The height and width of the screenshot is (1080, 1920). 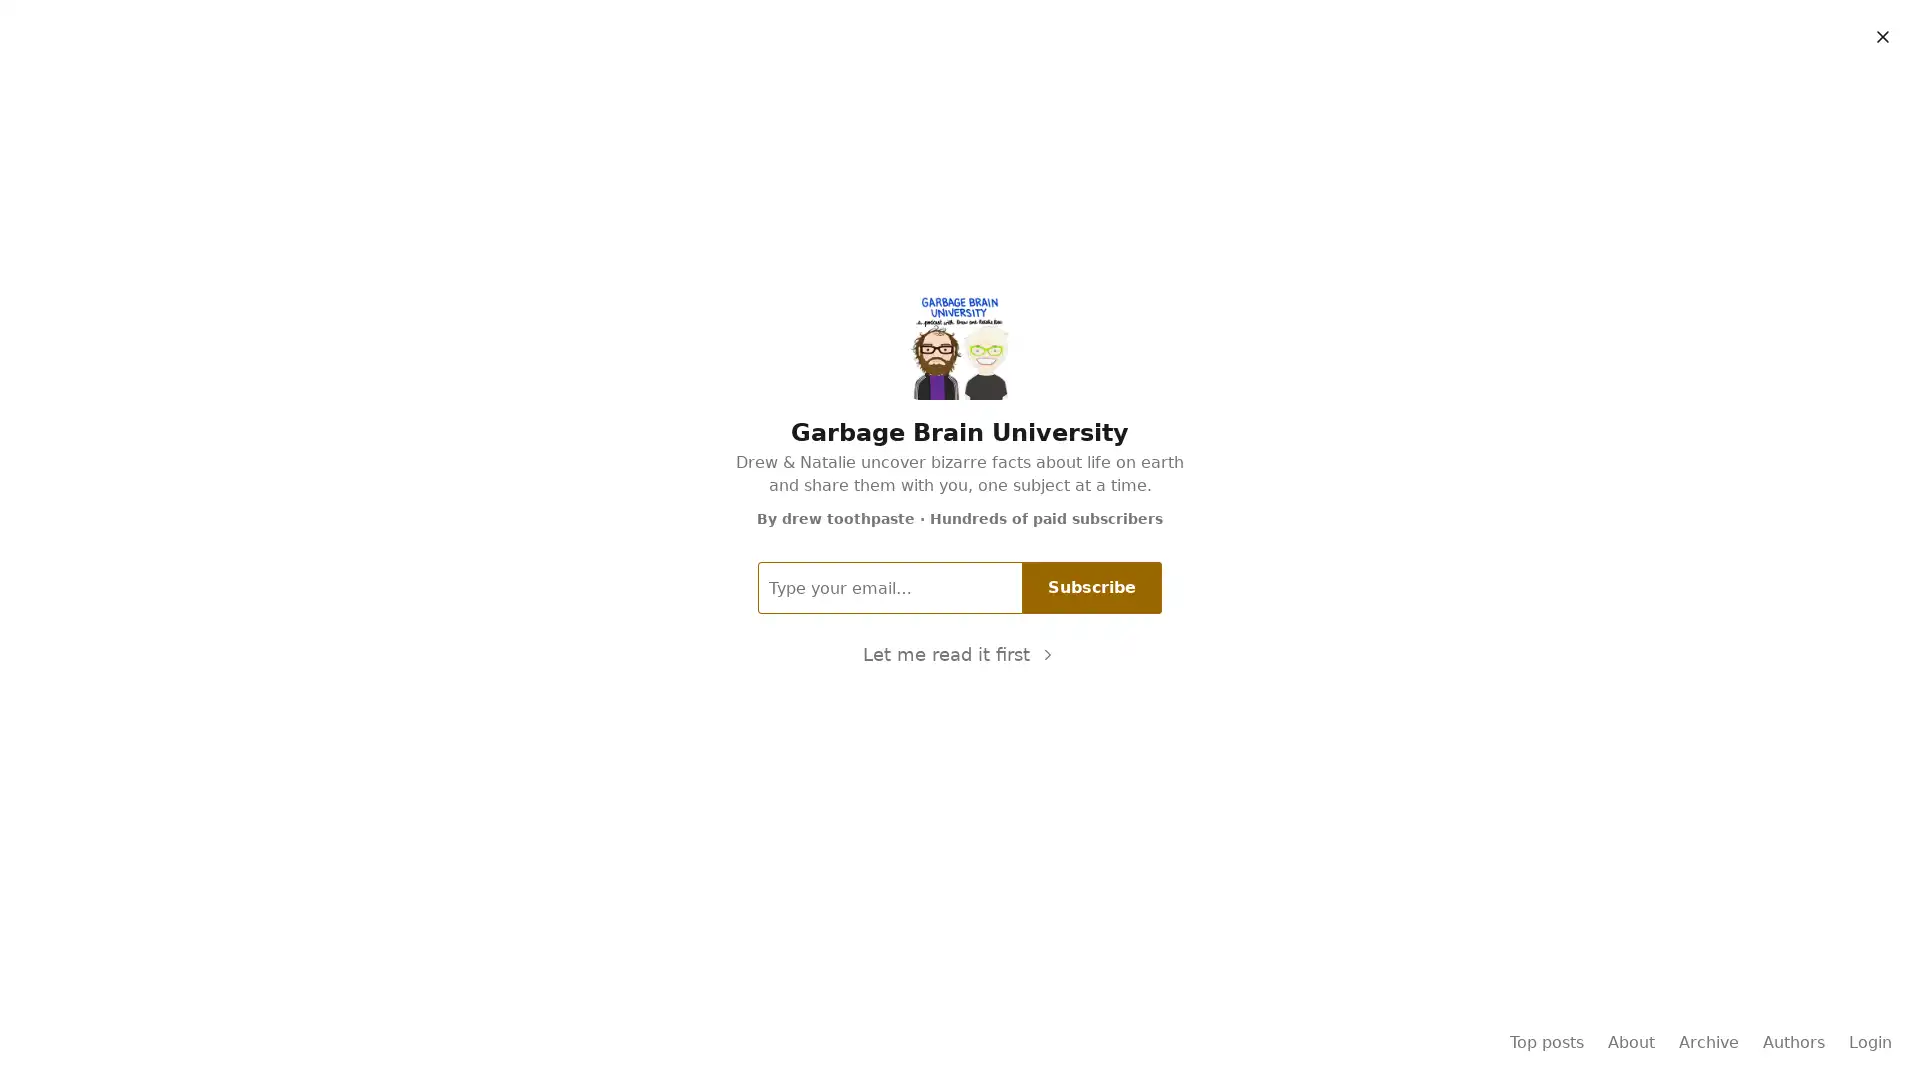 What do you see at coordinates (1033, 87) in the screenshot?
I see `About` at bounding box center [1033, 87].